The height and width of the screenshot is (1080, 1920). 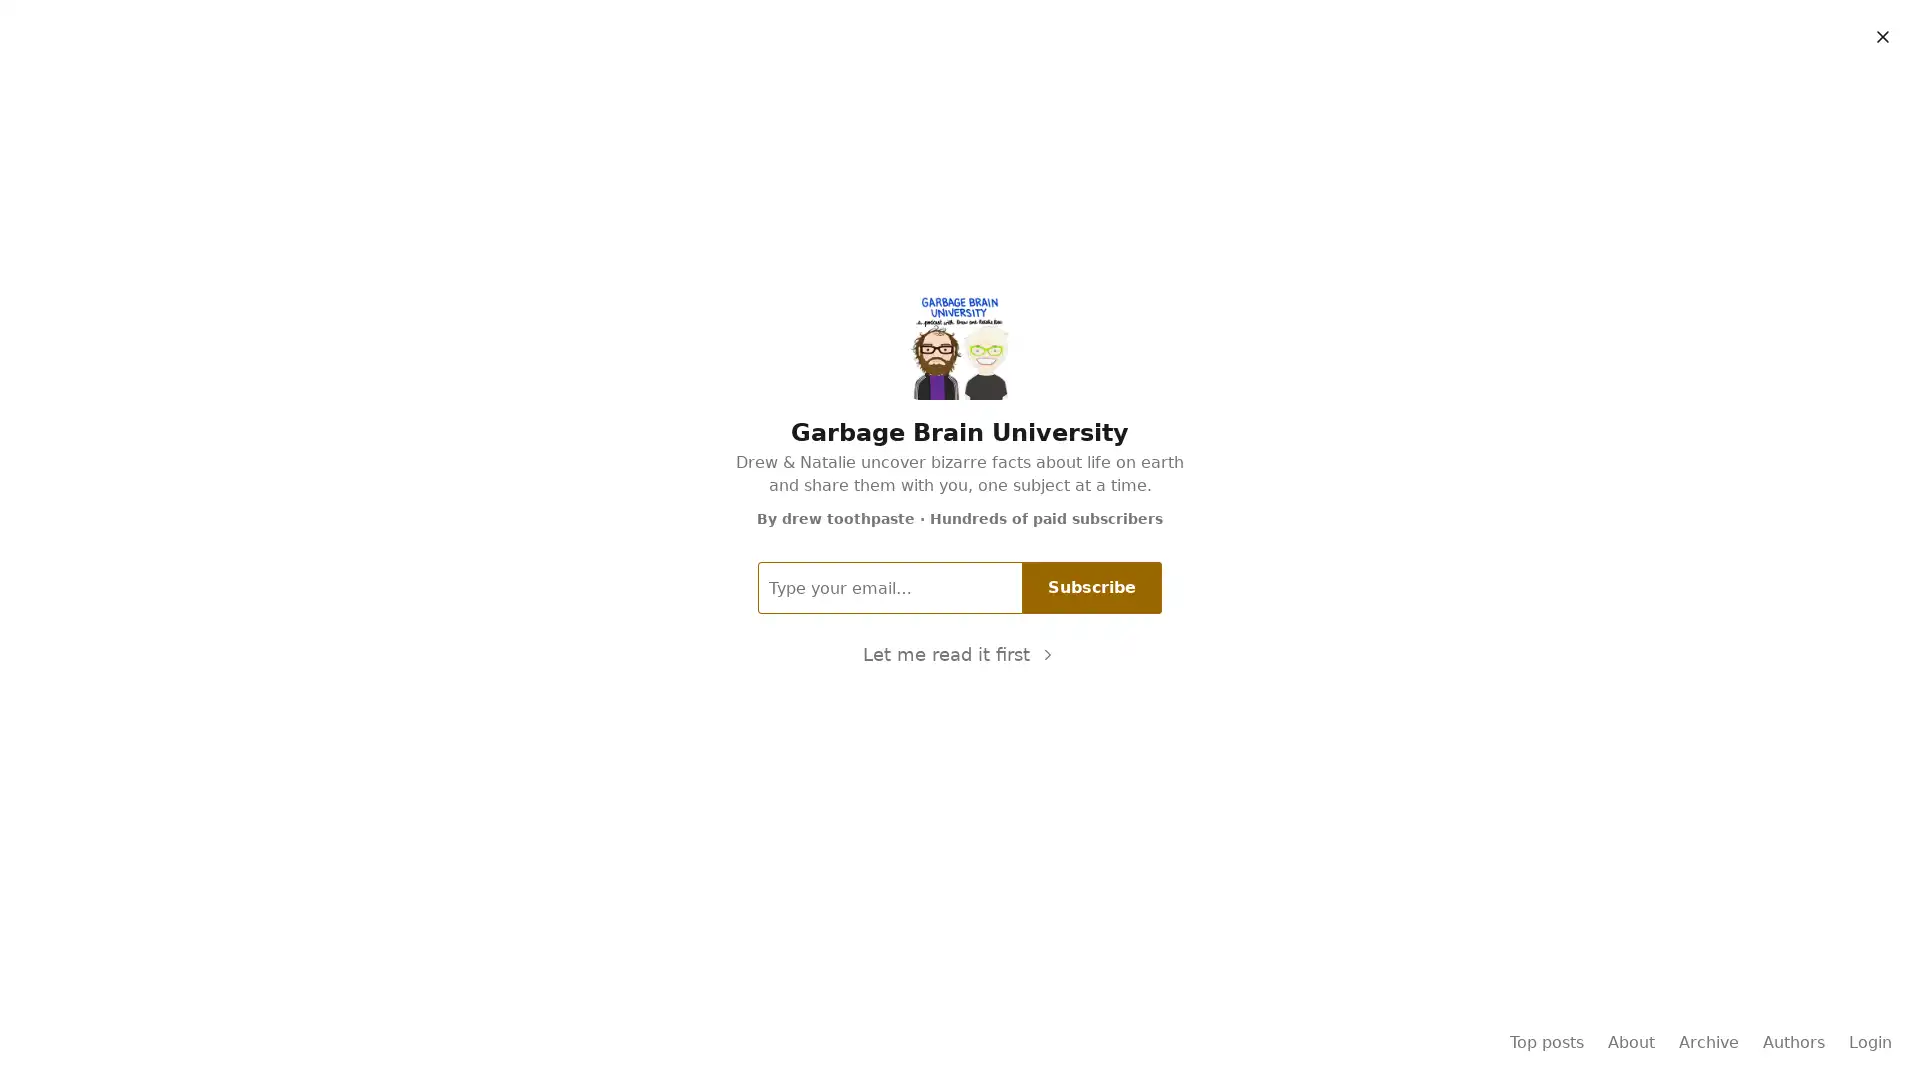 What do you see at coordinates (1033, 87) in the screenshot?
I see `About` at bounding box center [1033, 87].